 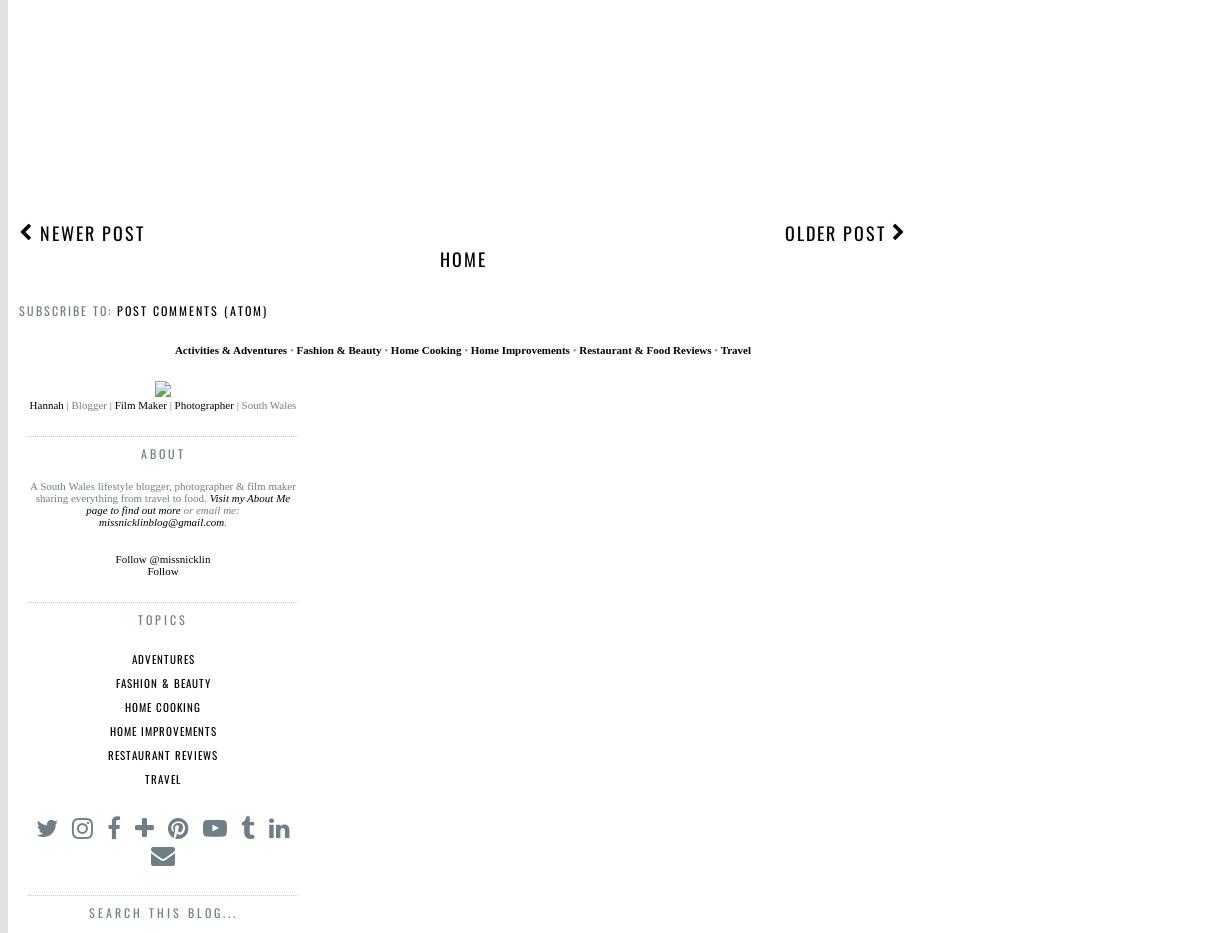 What do you see at coordinates (192, 310) in the screenshot?
I see `'Post Comments (Atom)'` at bounding box center [192, 310].